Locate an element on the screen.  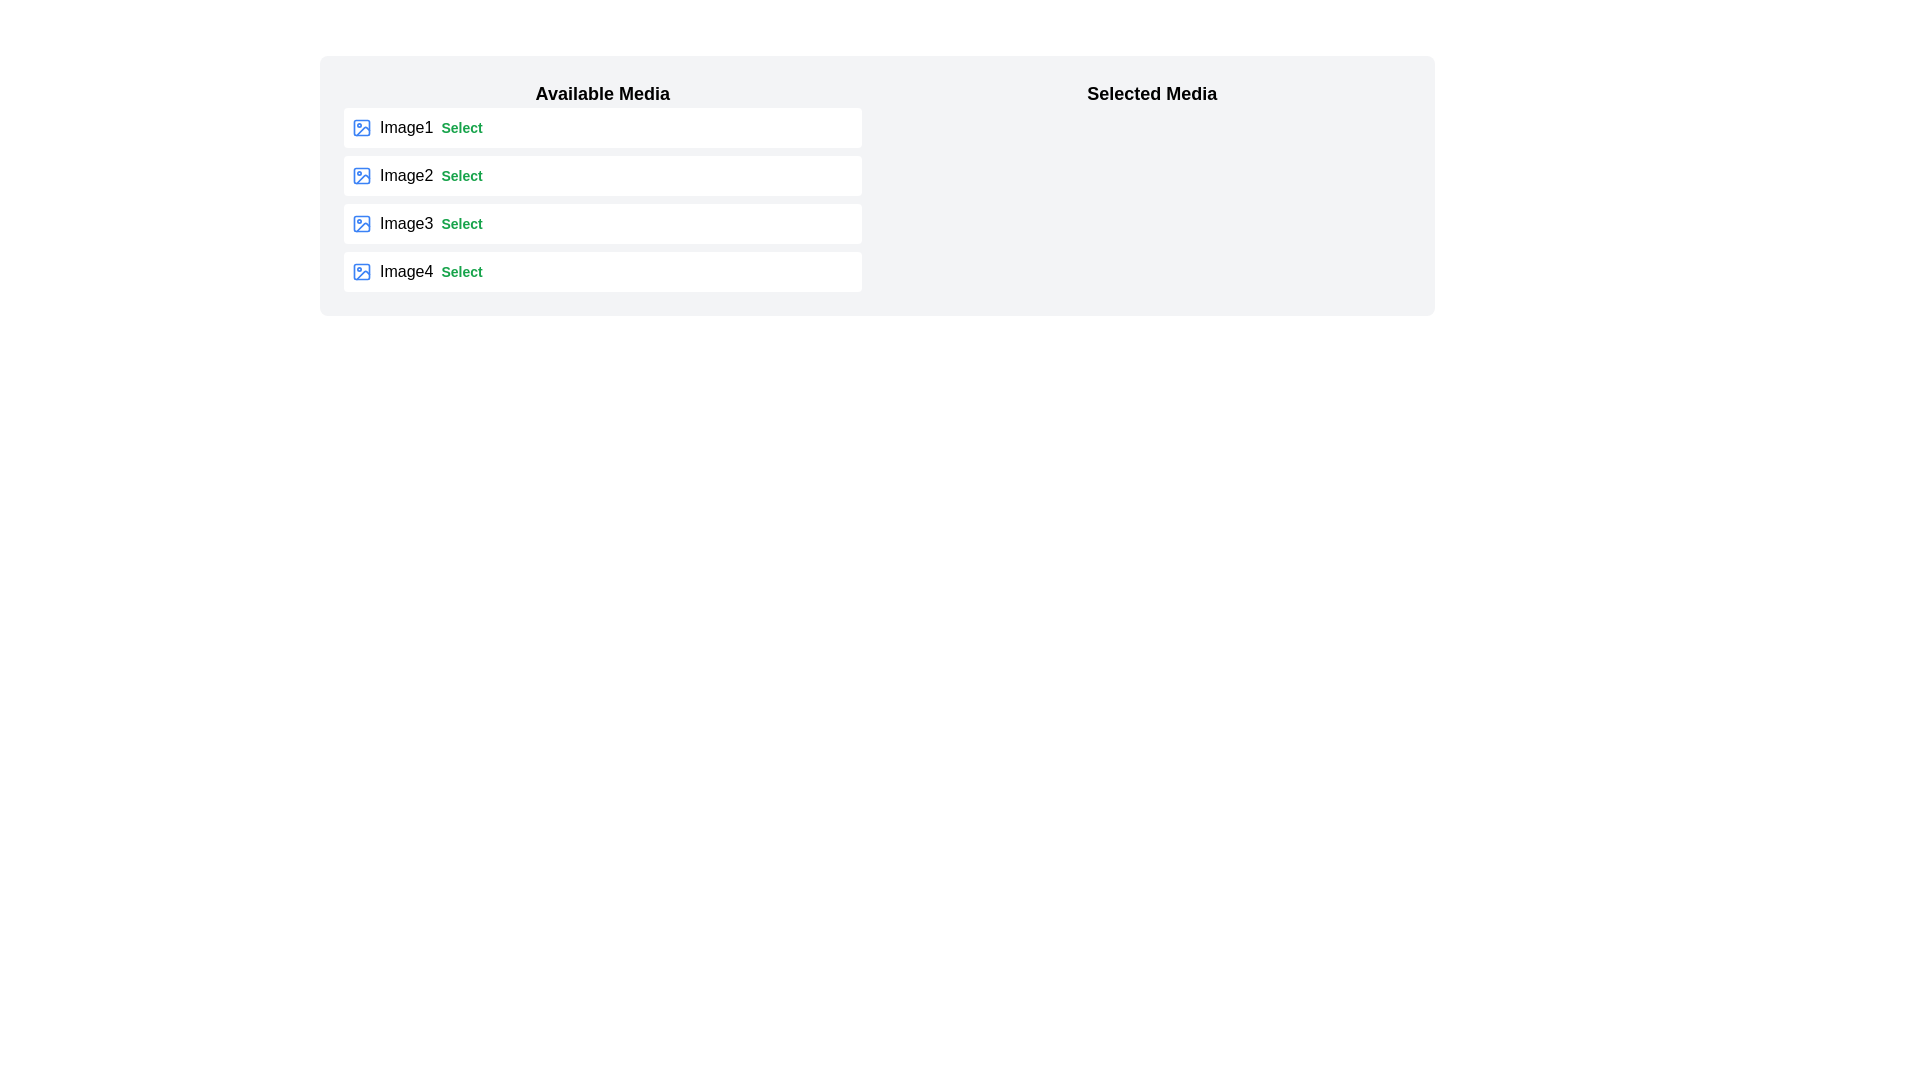
the second entry in the 'Available Media' list, labeled 'Image2' is located at coordinates (601, 200).